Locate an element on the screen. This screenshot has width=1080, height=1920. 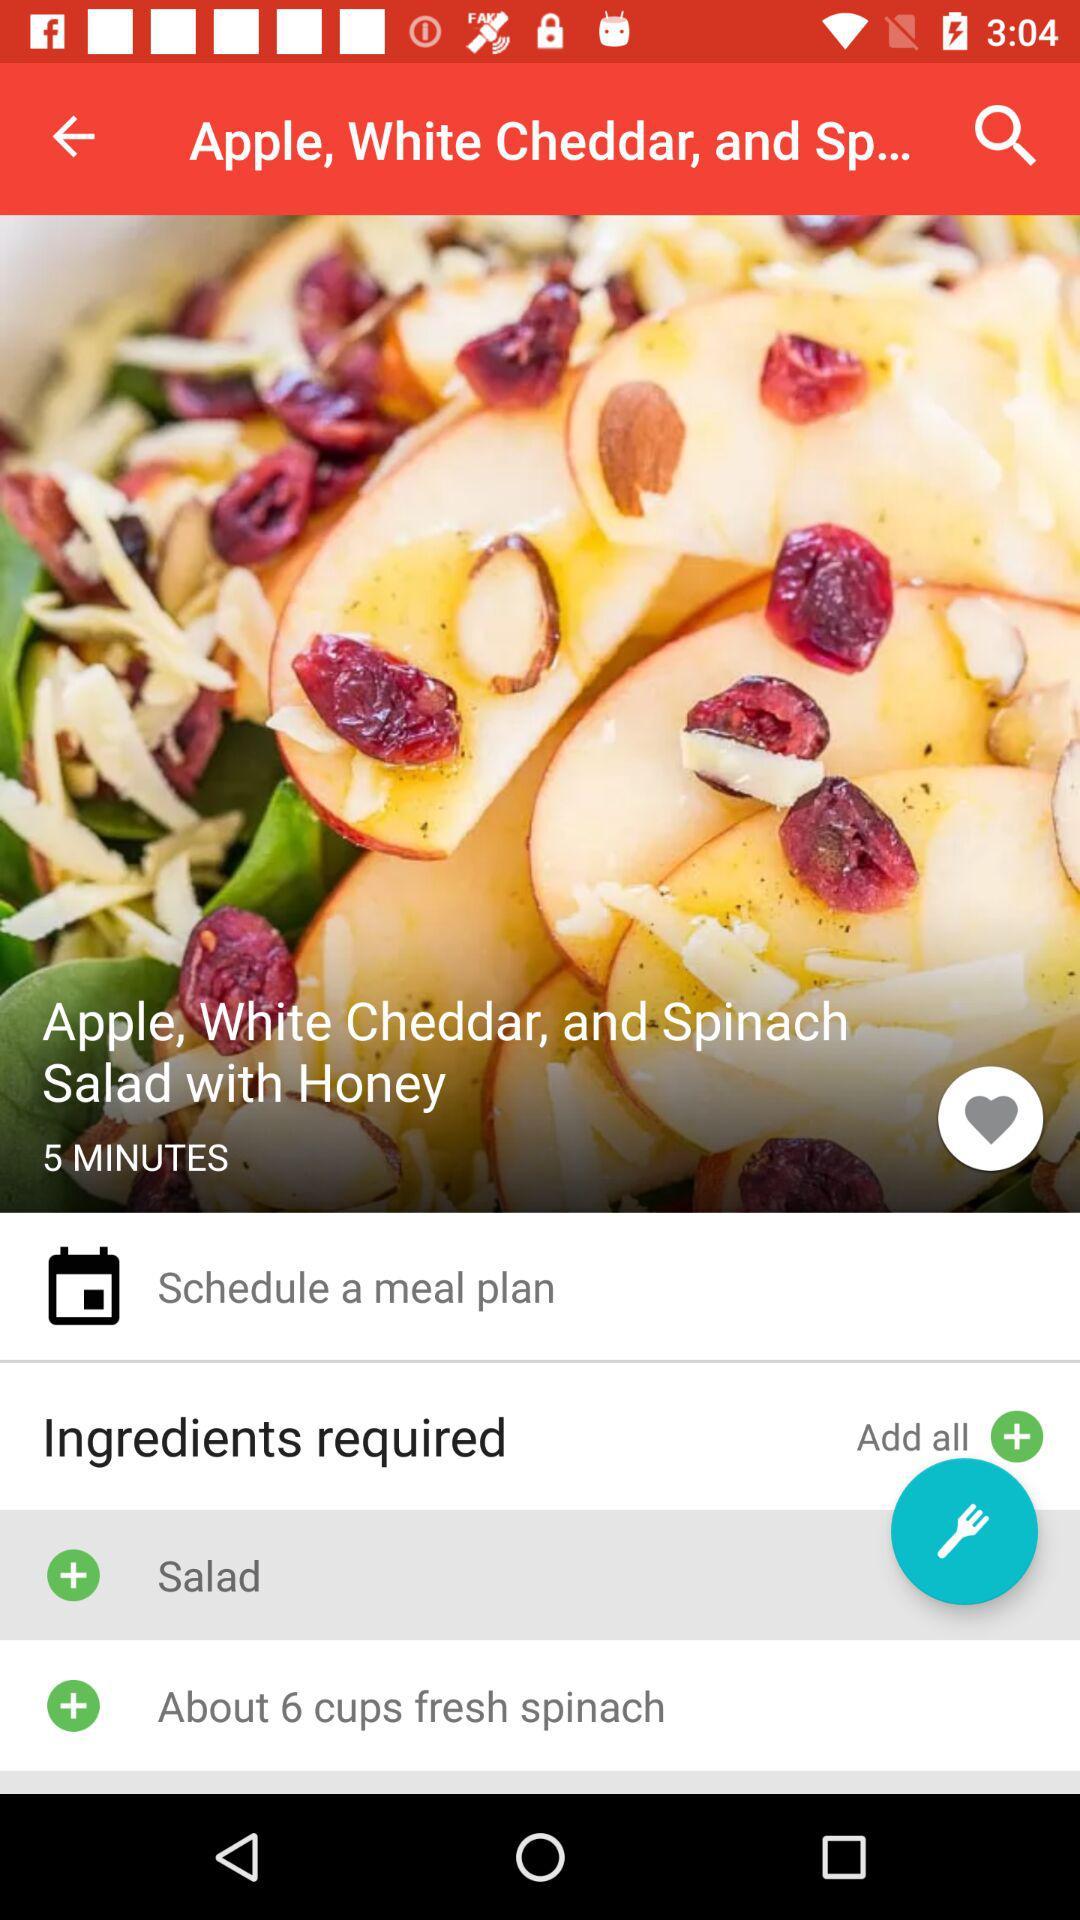
the item to the left of the apple white cheddar icon is located at coordinates (72, 135).